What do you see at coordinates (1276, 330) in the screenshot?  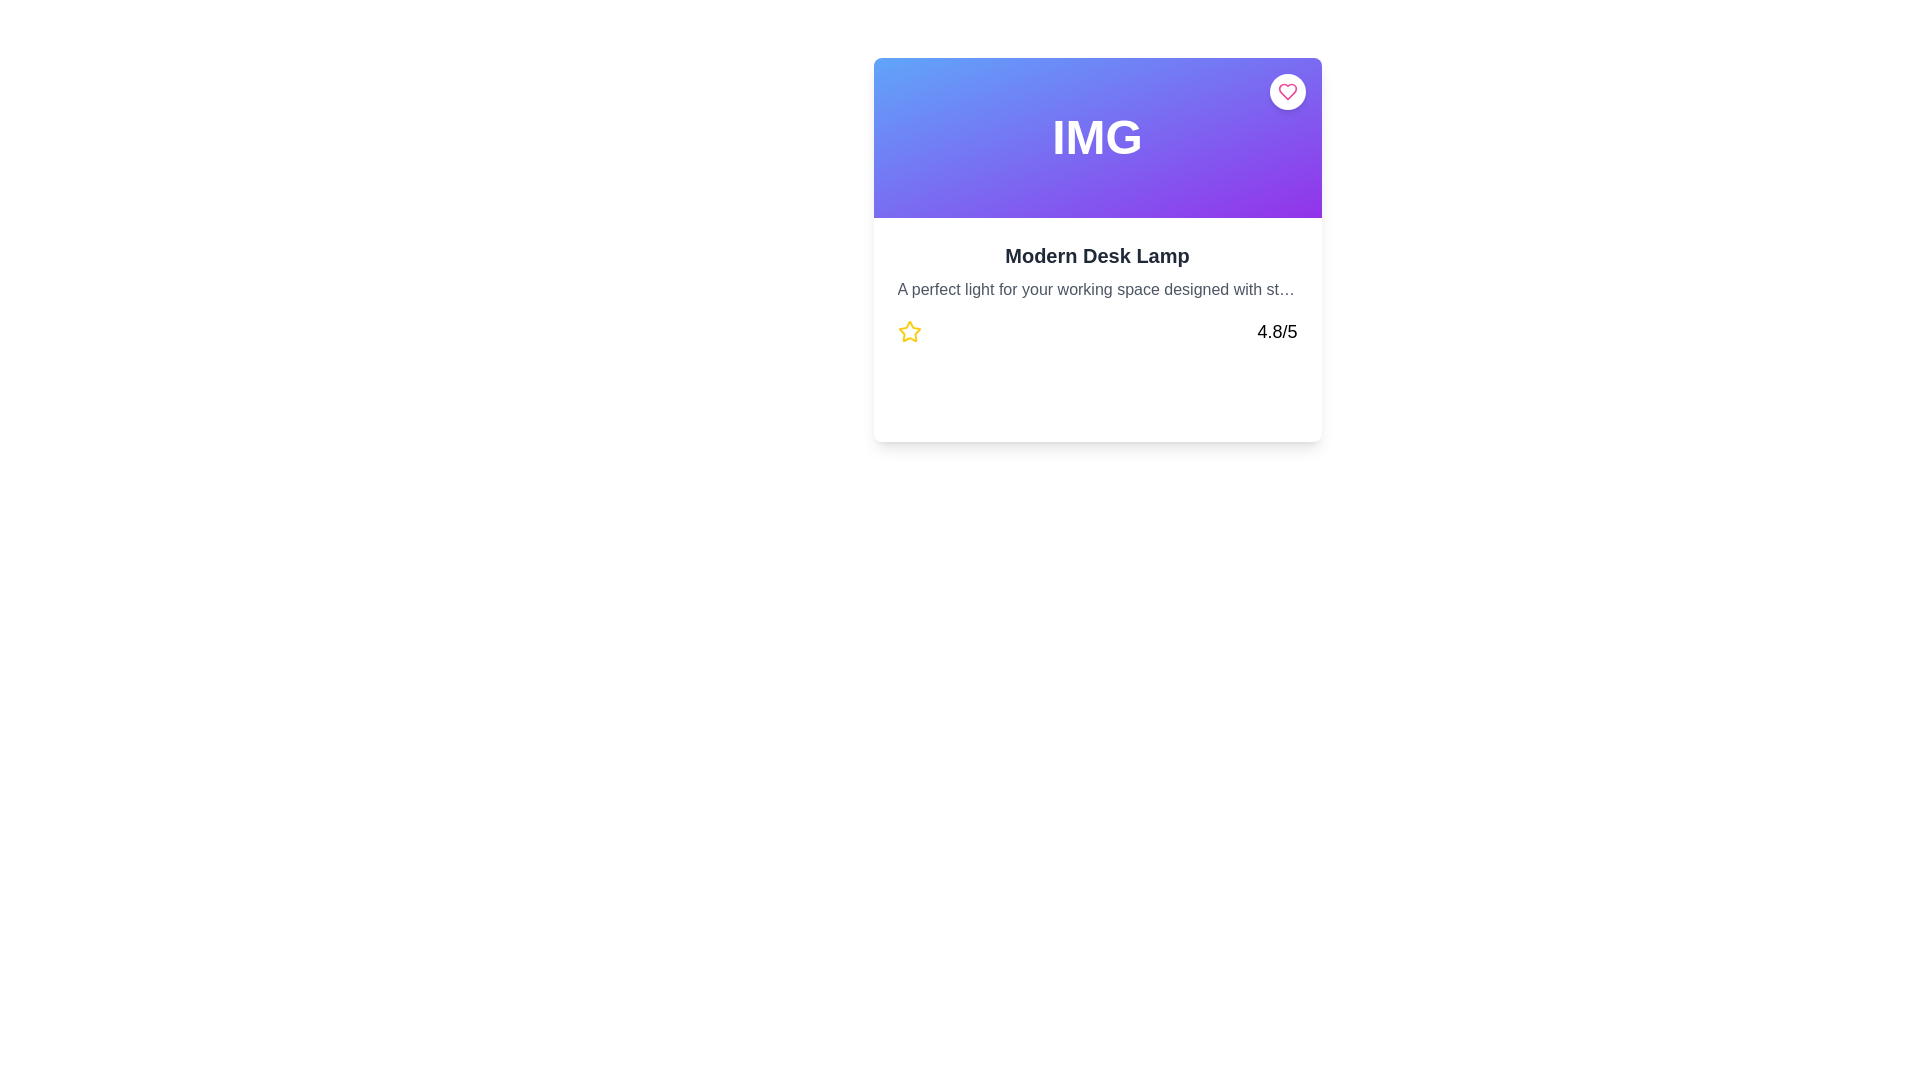 I see `text element displaying the user rating '4.8/5', which is styled in a medium-sized bold font and is positioned to the right of a star icon` at bounding box center [1276, 330].